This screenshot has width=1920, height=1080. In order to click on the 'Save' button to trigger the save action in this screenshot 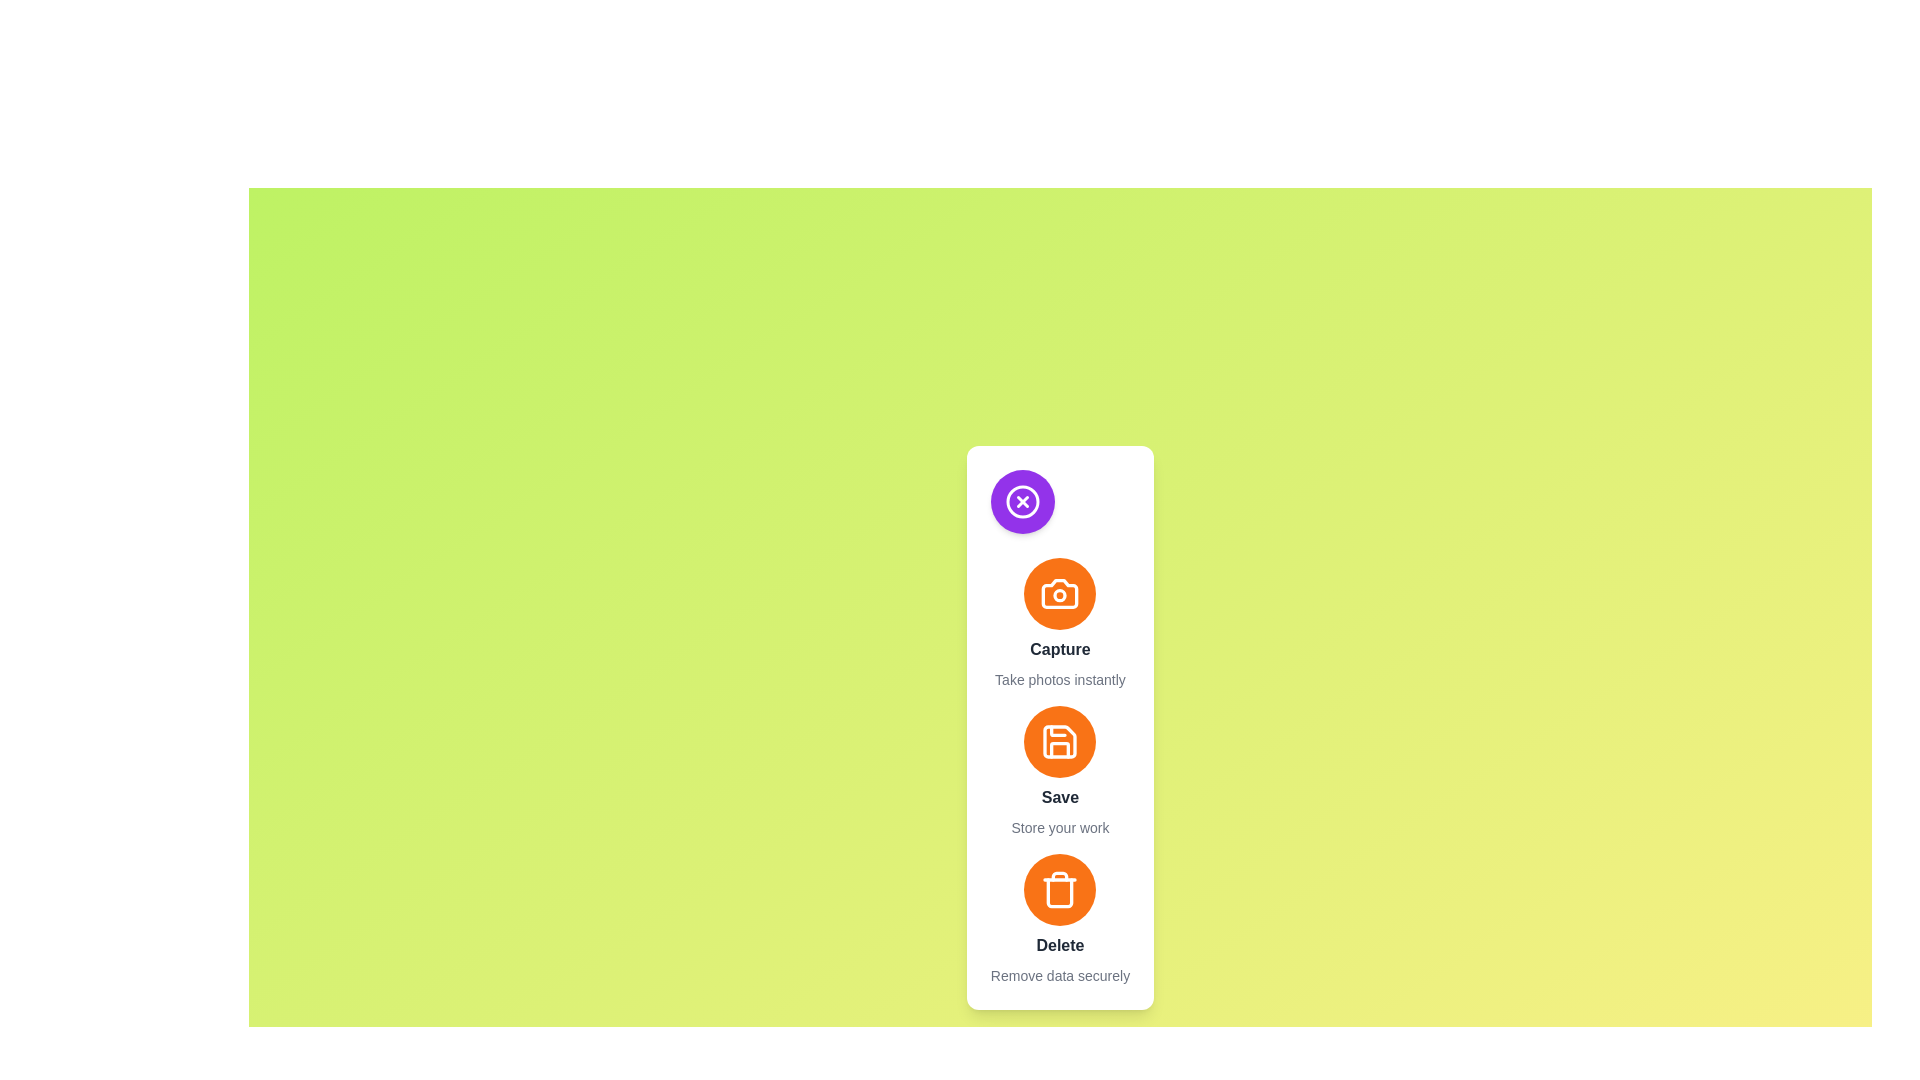, I will do `click(1059, 741)`.